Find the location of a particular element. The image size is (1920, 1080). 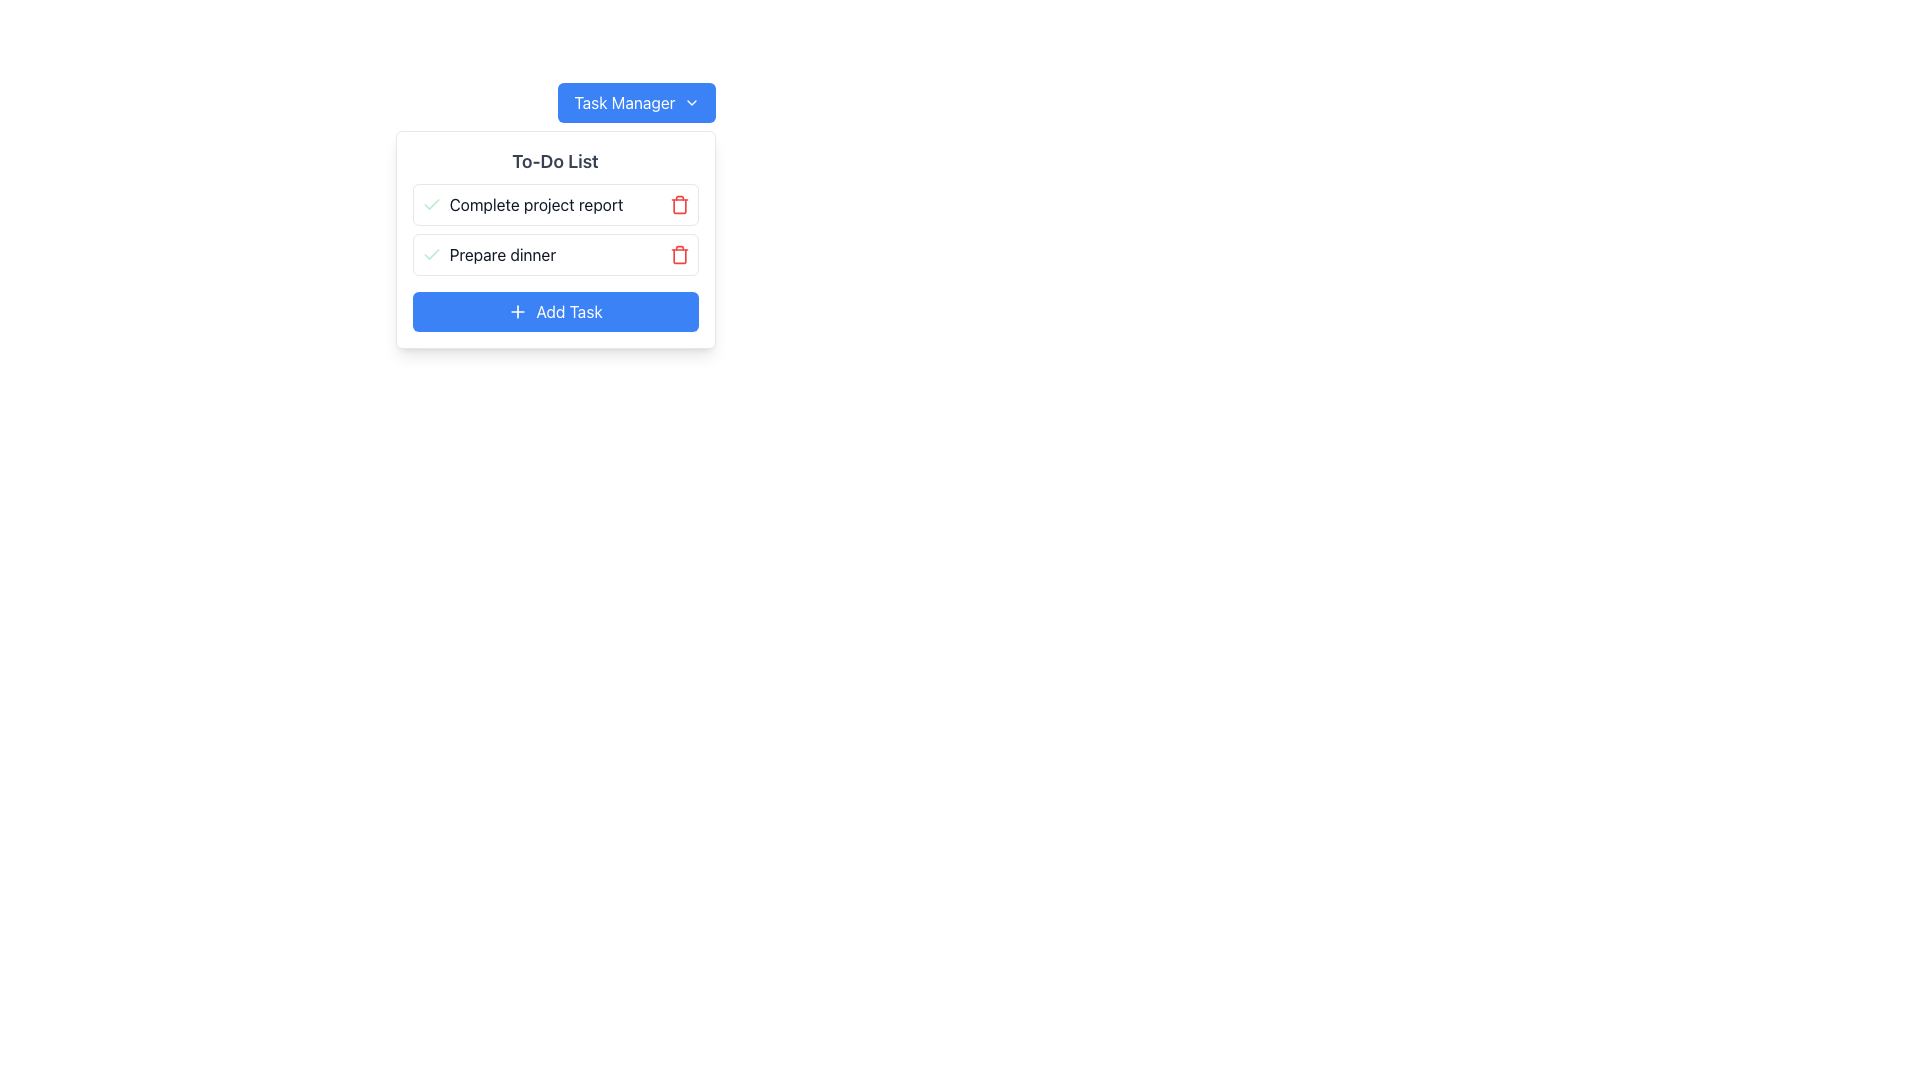

the second item in the To-Do List, which displays the task description 'Prepare dinner' is located at coordinates (555, 238).